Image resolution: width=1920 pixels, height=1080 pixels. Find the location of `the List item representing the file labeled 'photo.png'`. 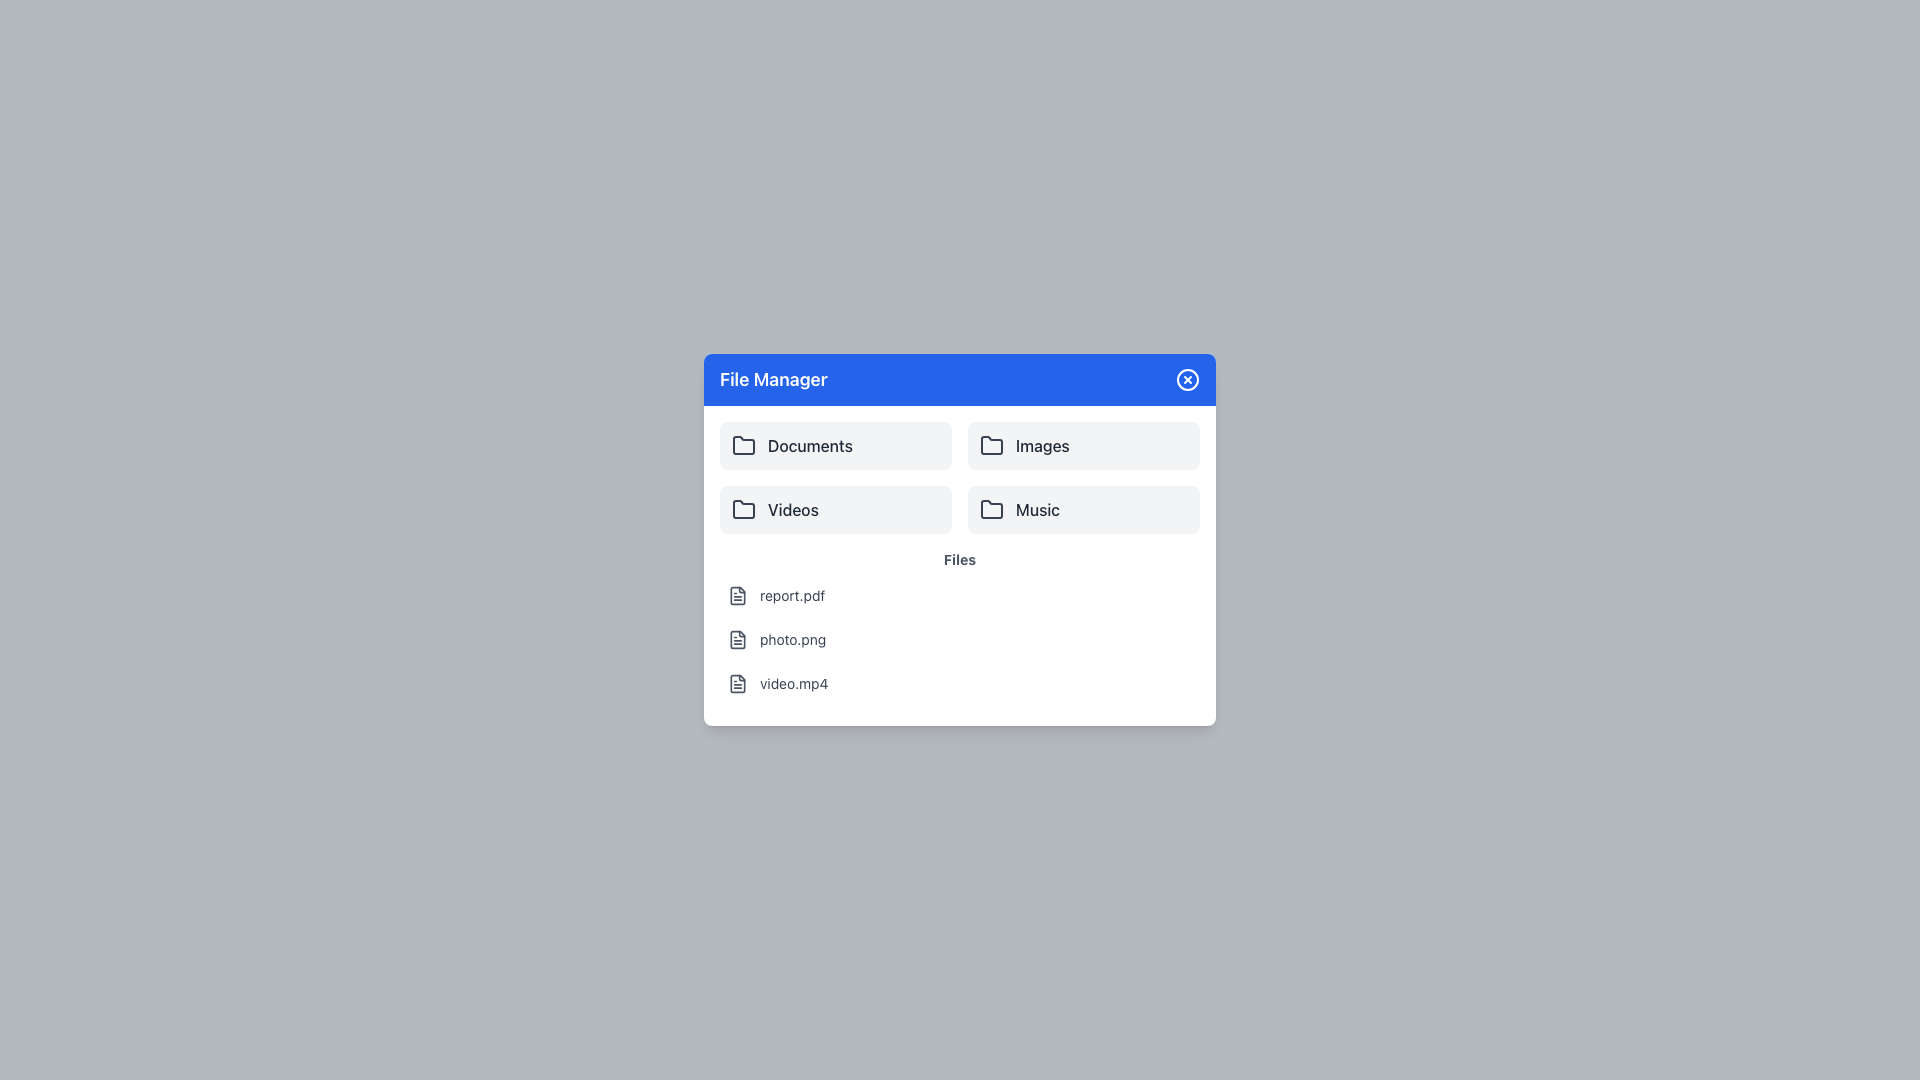

the List item representing the file labeled 'photo.png' is located at coordinates (960, 640).